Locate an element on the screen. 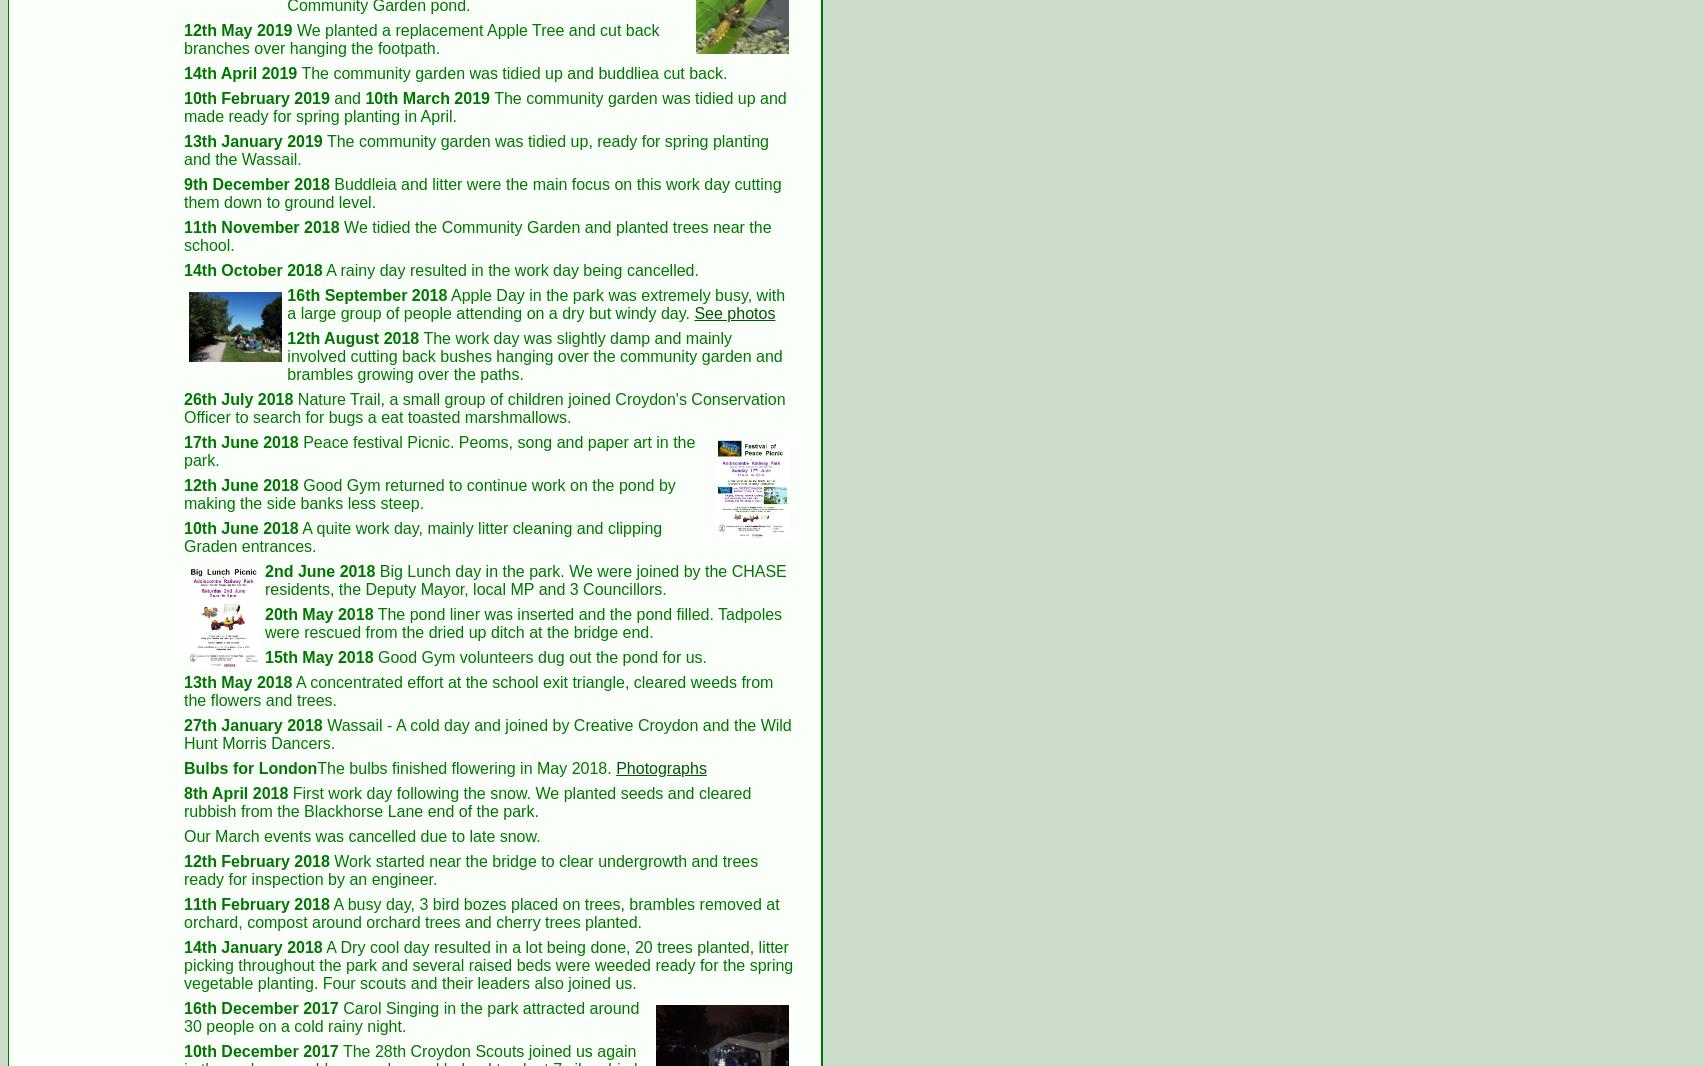 The image size is (1704, 1066). '12th June 2018' is located at coordinates (184, 484).